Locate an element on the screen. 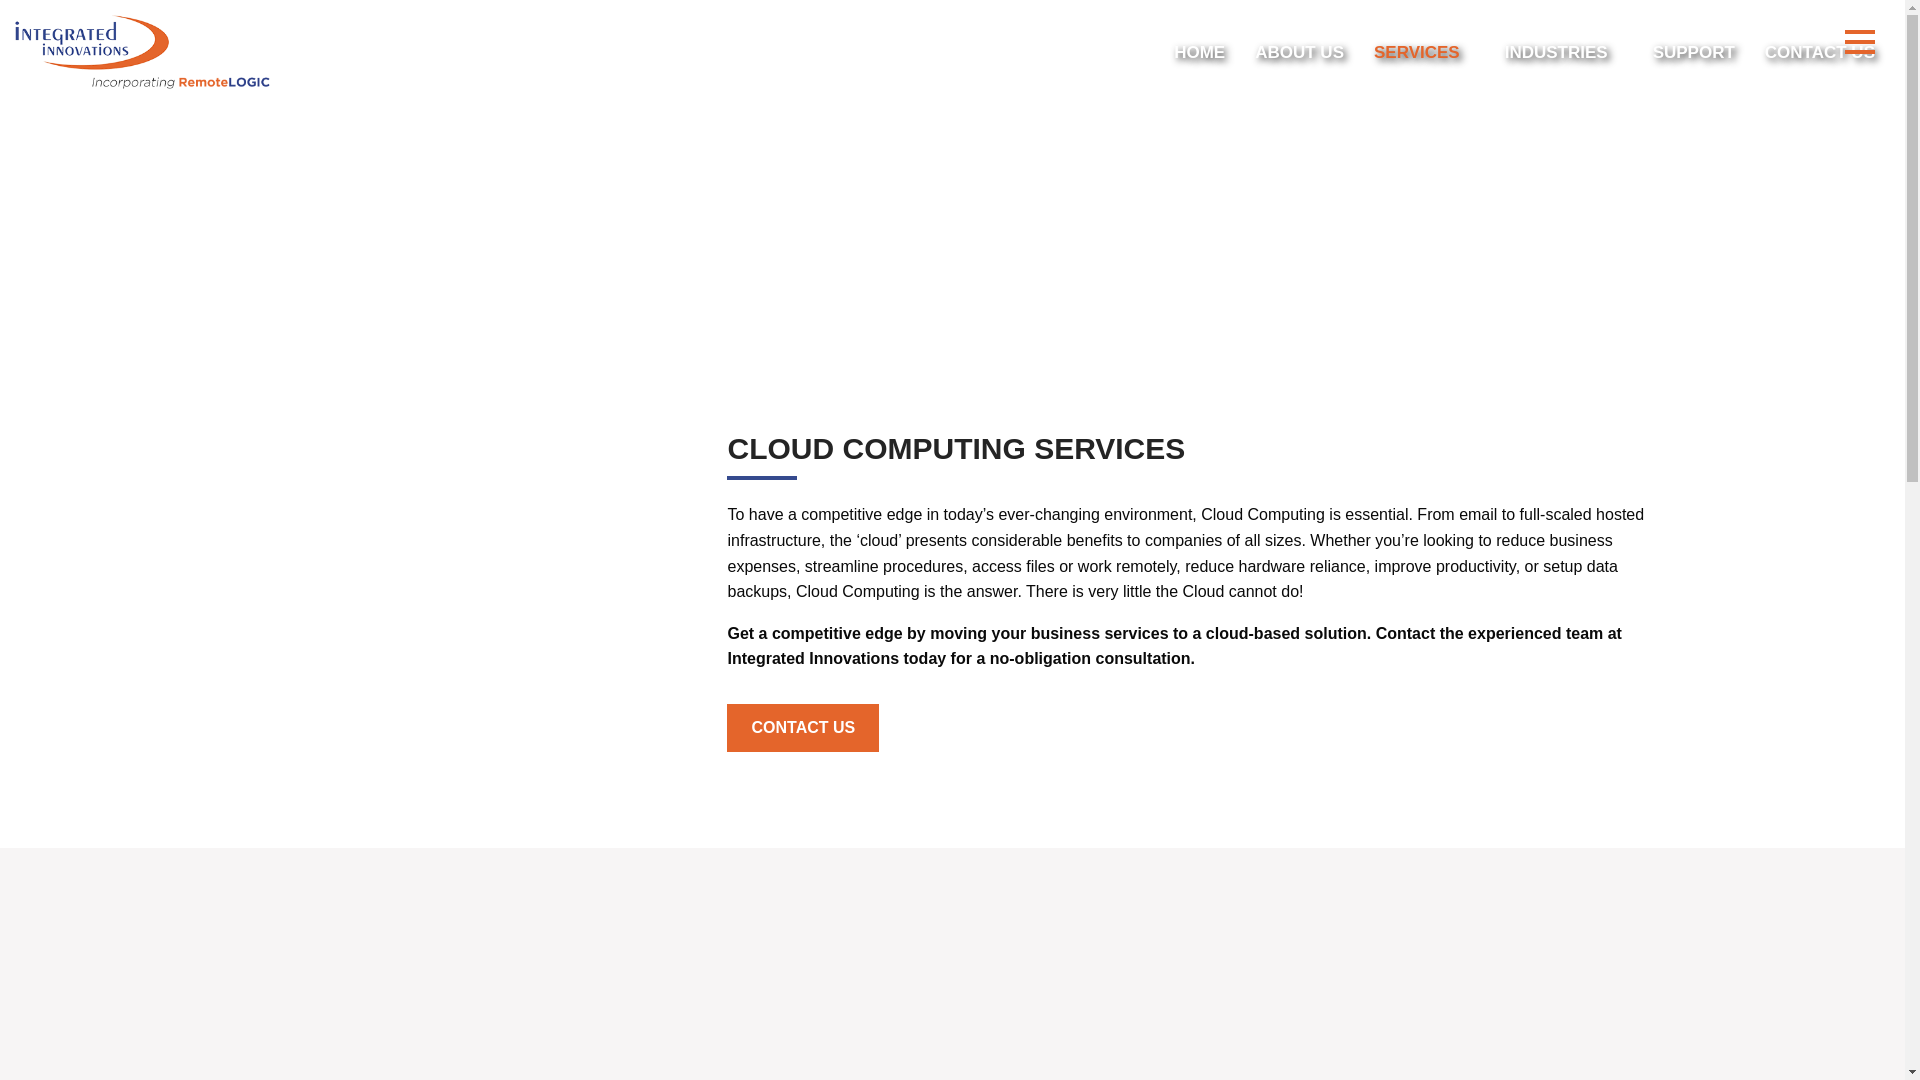 This screenshot has width=1920, height=1080. 'HOME' is located at coordinates (1199, 50).